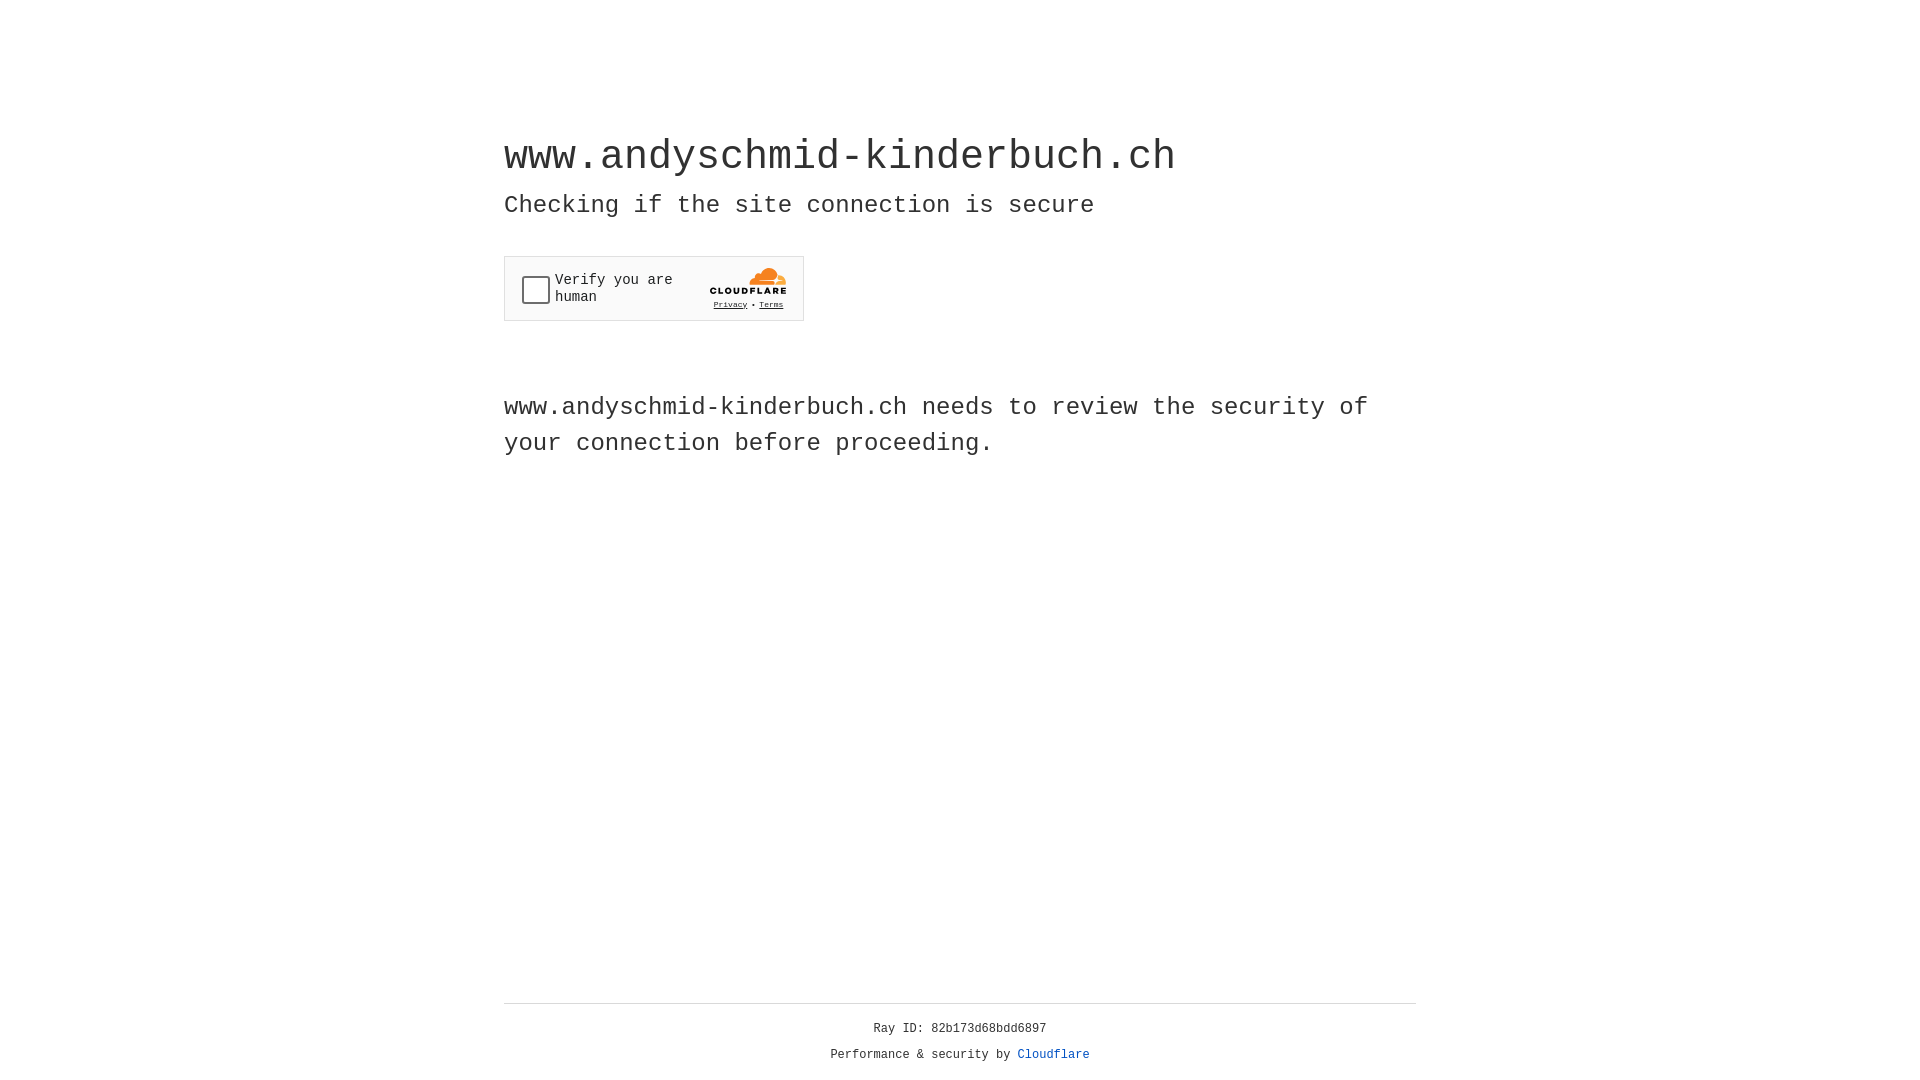 The width and height of the screenshot is (1920, 1080). I want to click on 'Cloudflare', so click(1053, 1054).